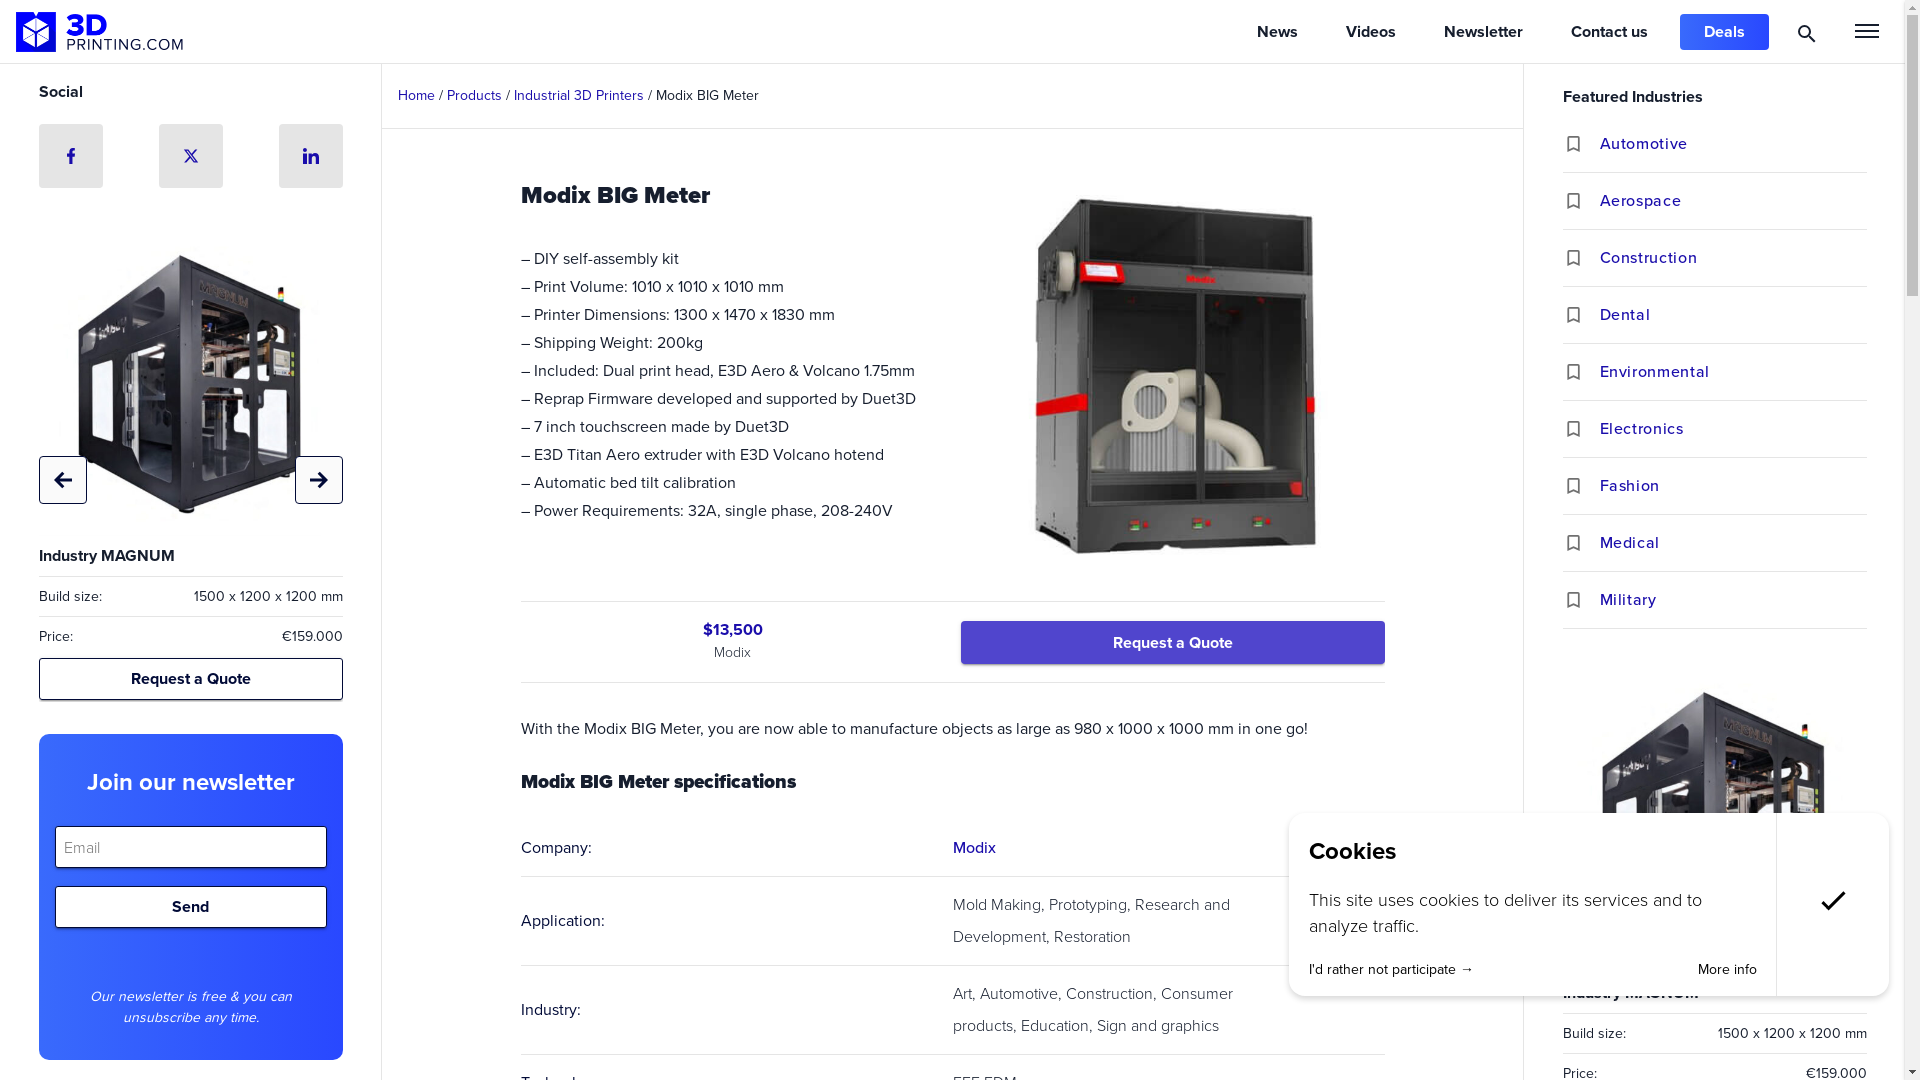  Describe the element at coordinates (578, 95) in the screenshot. I see `'Industrial 3D Printers'` at that location.